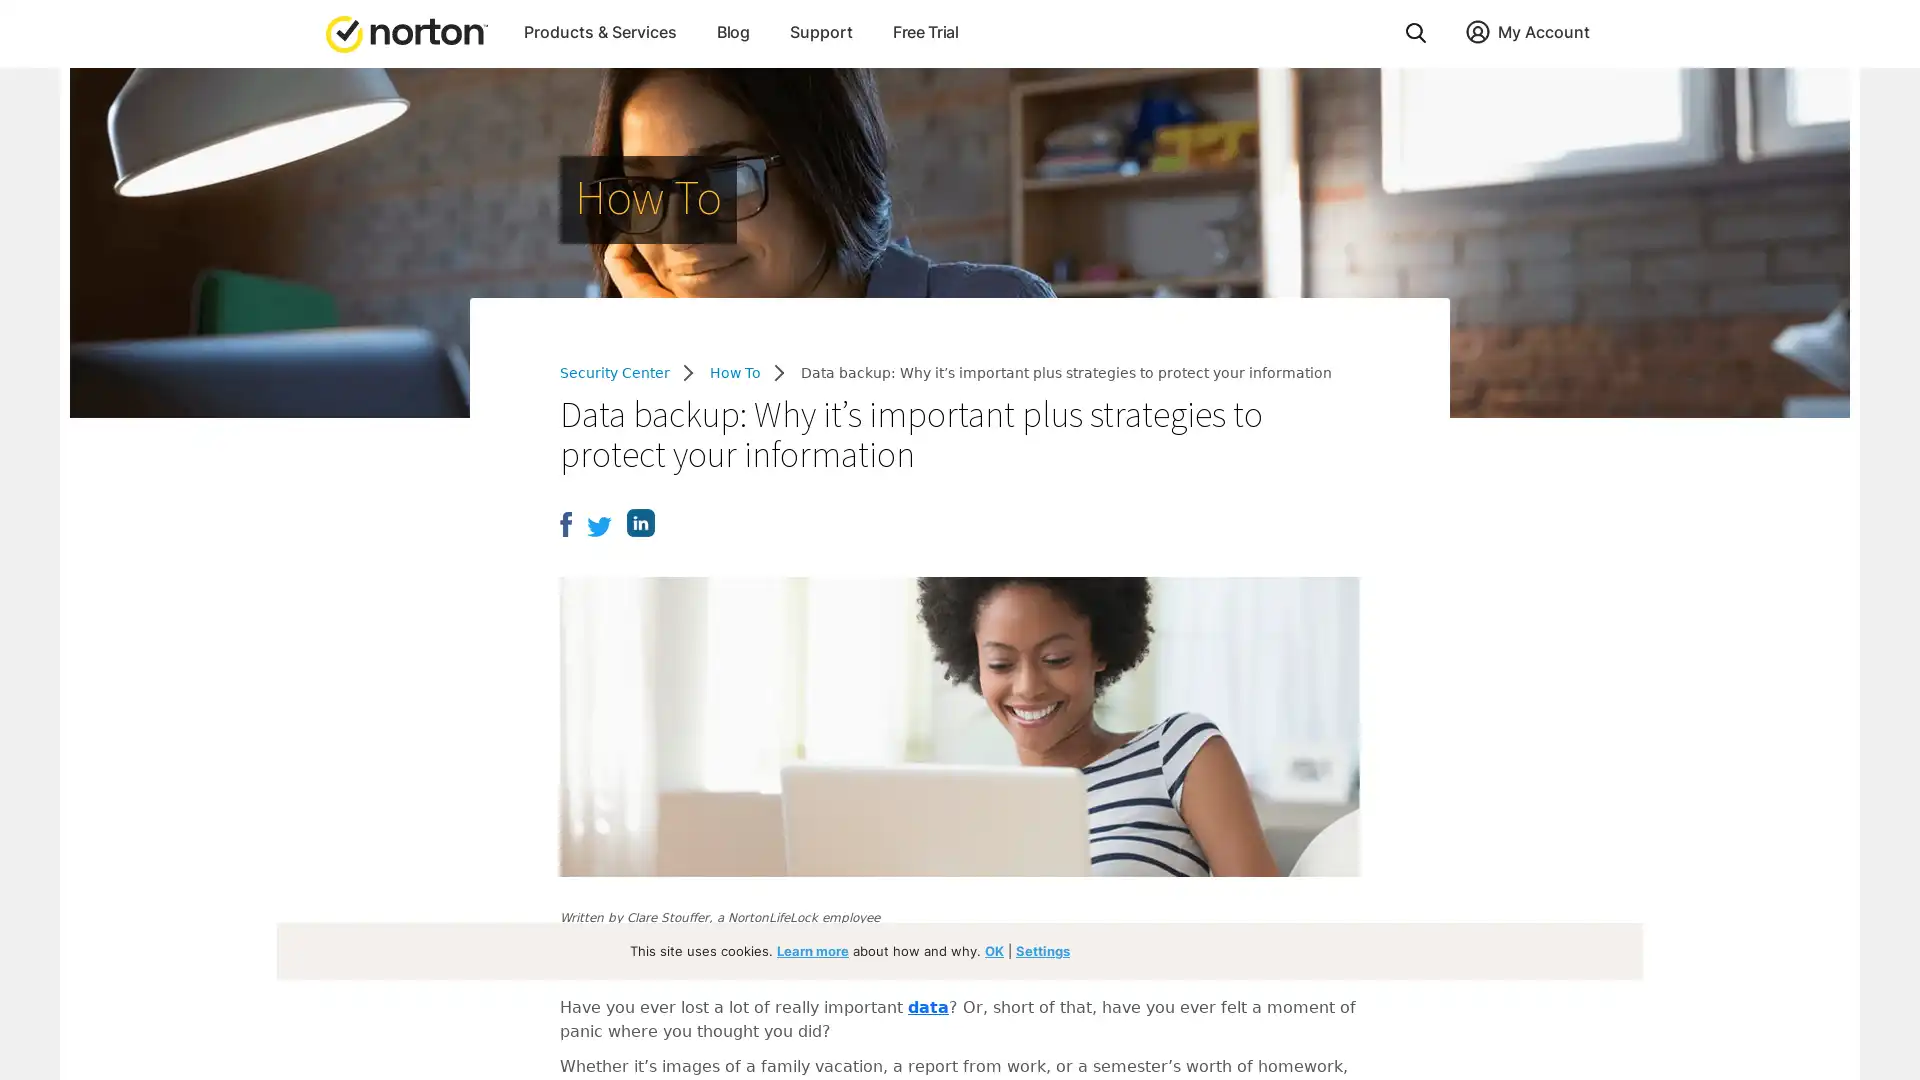 The height and width of the screenshot is (1080, 1920). I want to click on Unlock Offer, so click(169, 821).